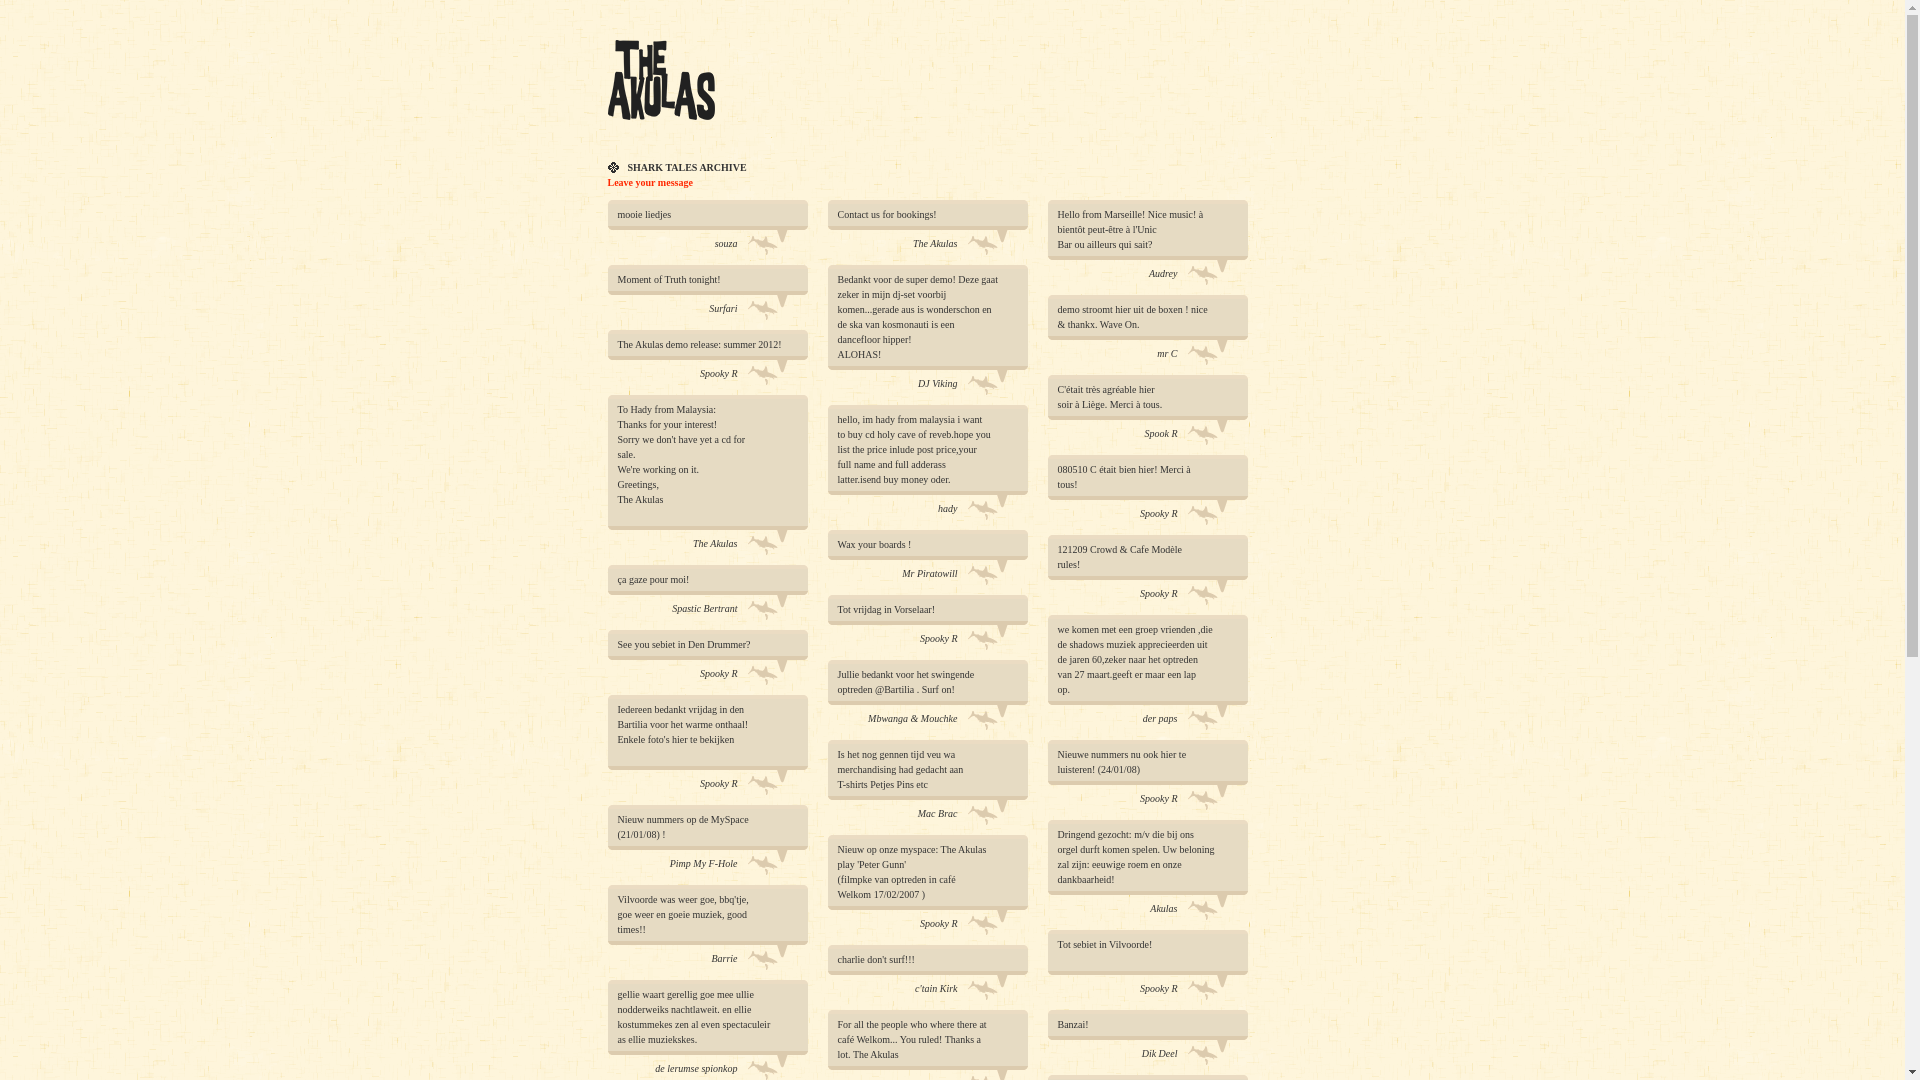 This screenshot has width=1920, height=1080. What do you see at coordinates (650, 182) in the screenshot?
I see `'Leave your message'` at bounding box center [650, 182].